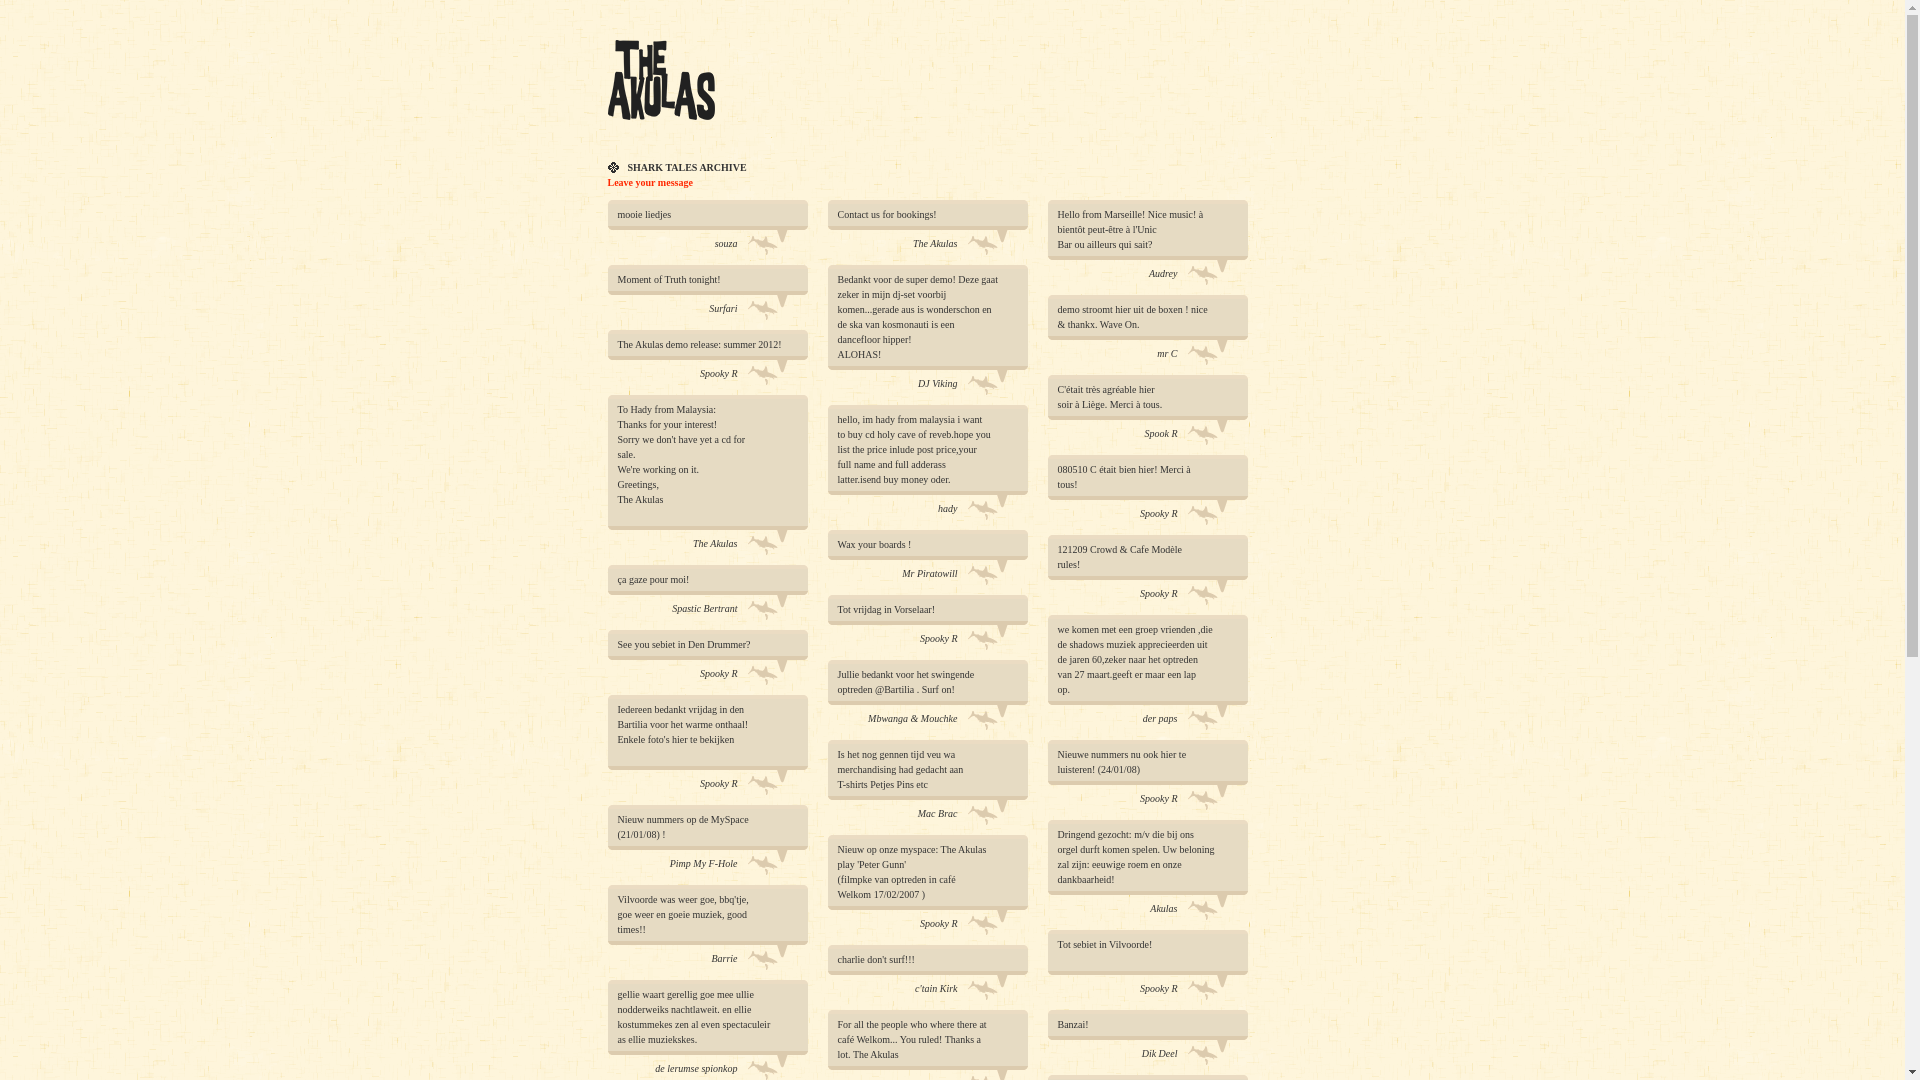 This screenshot has width=1920, height=1080. What do you see at coordinates (650, 182) in the screenshot?
I see `'Leave your message'` at bounding box center [650, 182].